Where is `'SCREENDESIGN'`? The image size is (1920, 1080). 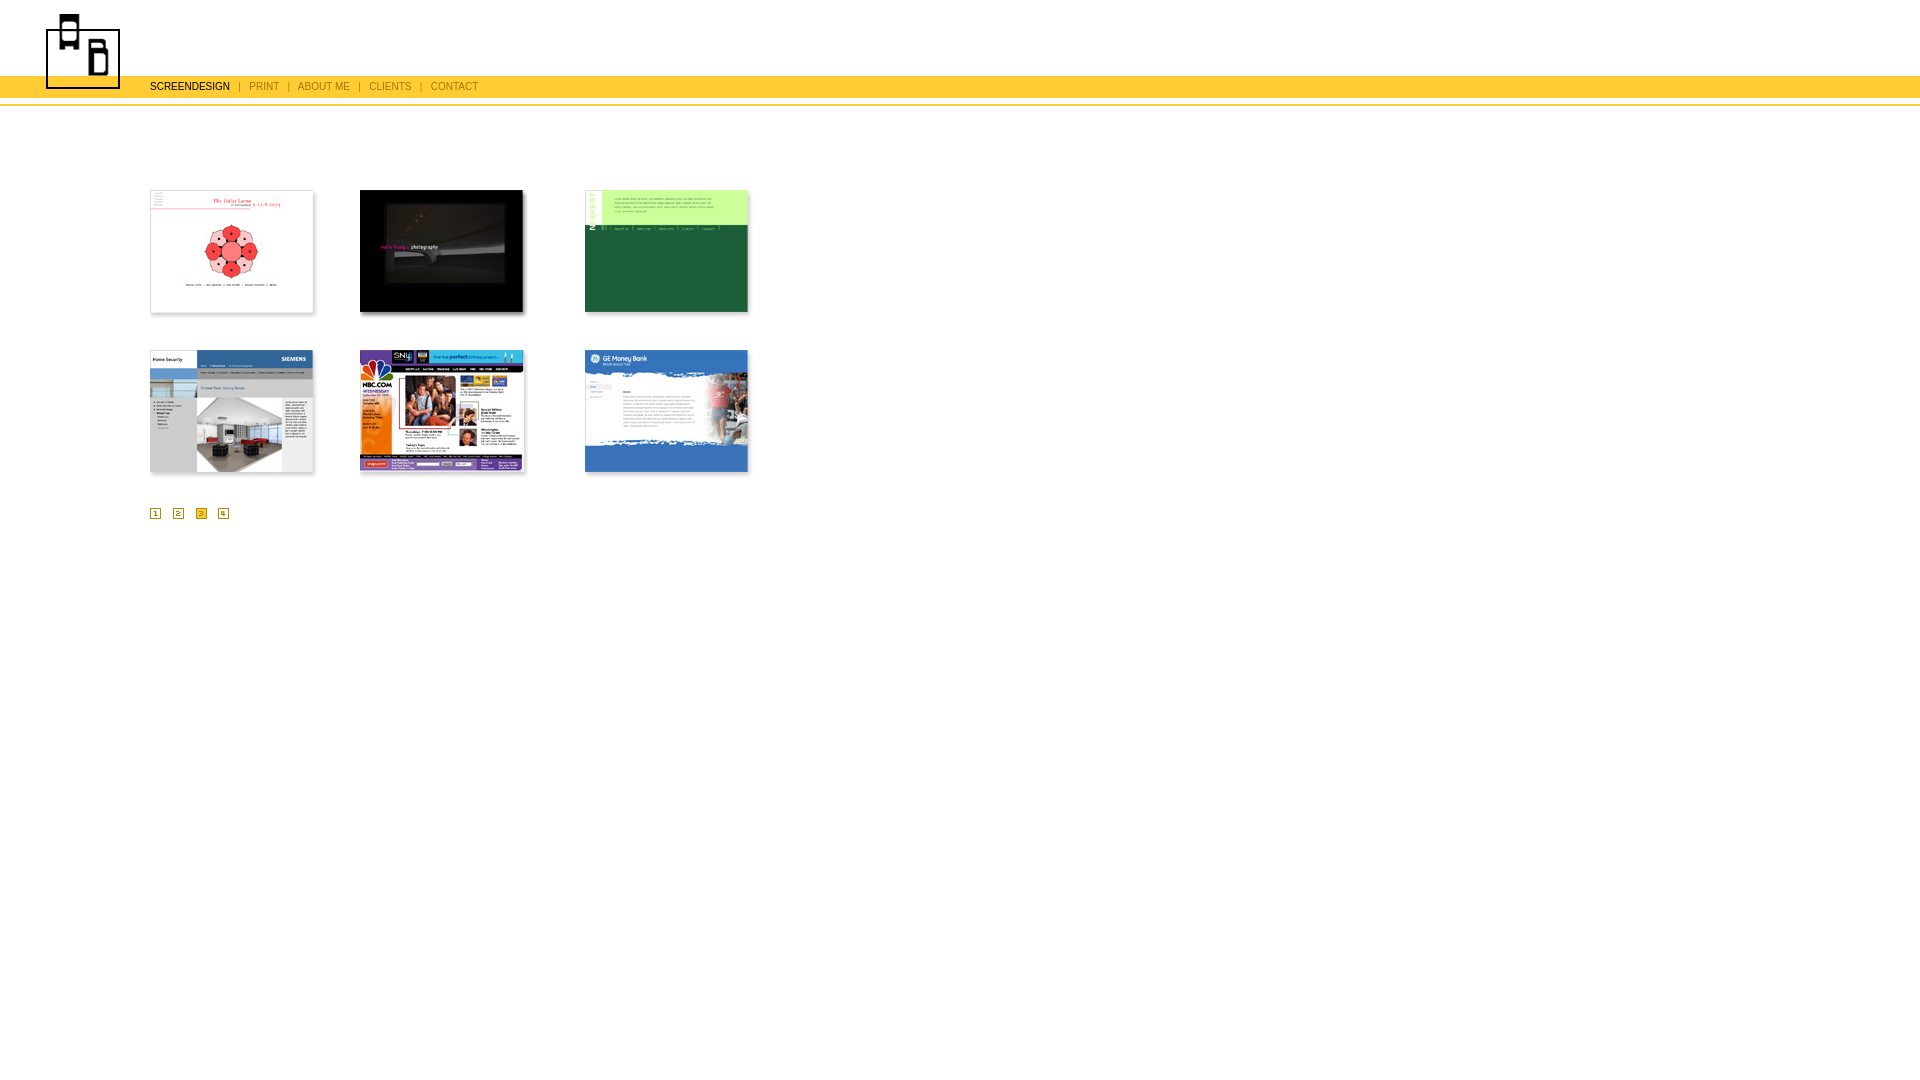
'SCREENDESIGN' is located at coordinates (190, 85).